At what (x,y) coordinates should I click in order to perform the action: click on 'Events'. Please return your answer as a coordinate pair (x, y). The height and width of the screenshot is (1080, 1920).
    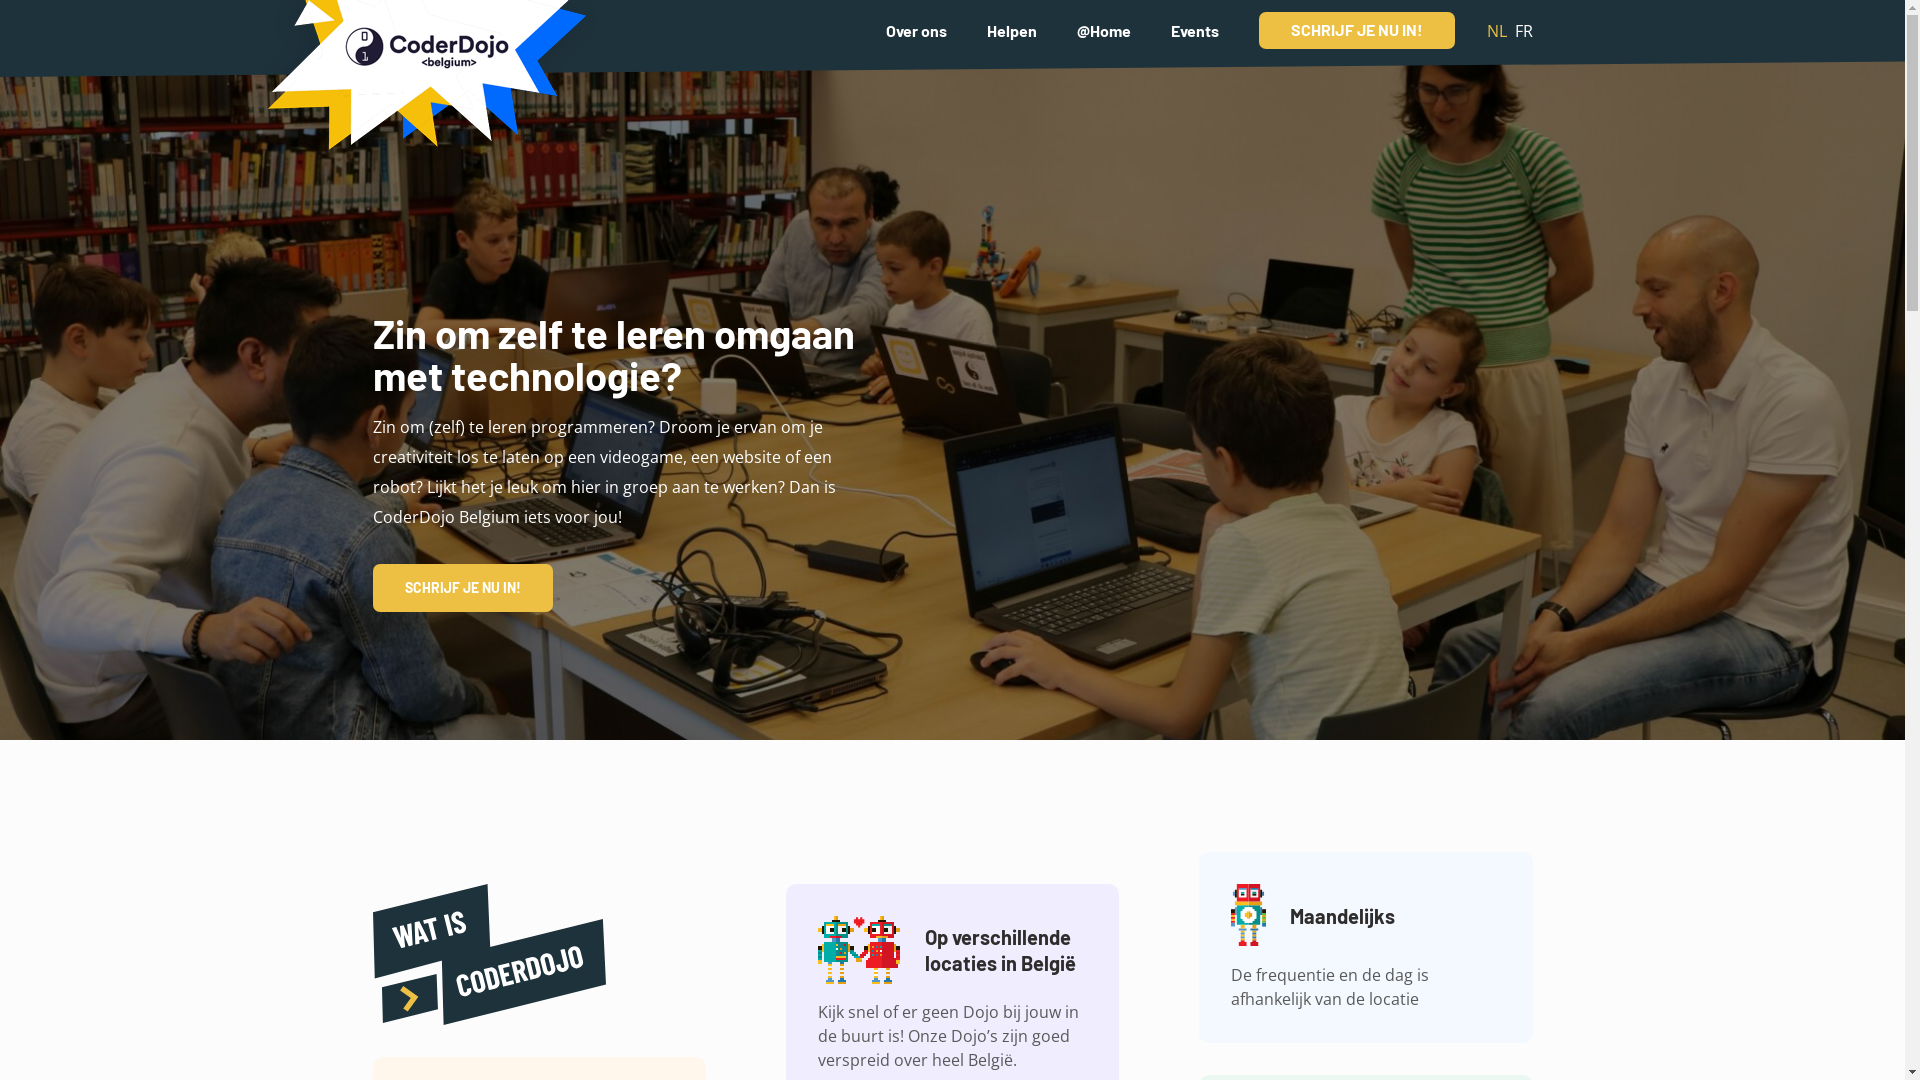
    Looking at the image, I should click on (1194, 29).